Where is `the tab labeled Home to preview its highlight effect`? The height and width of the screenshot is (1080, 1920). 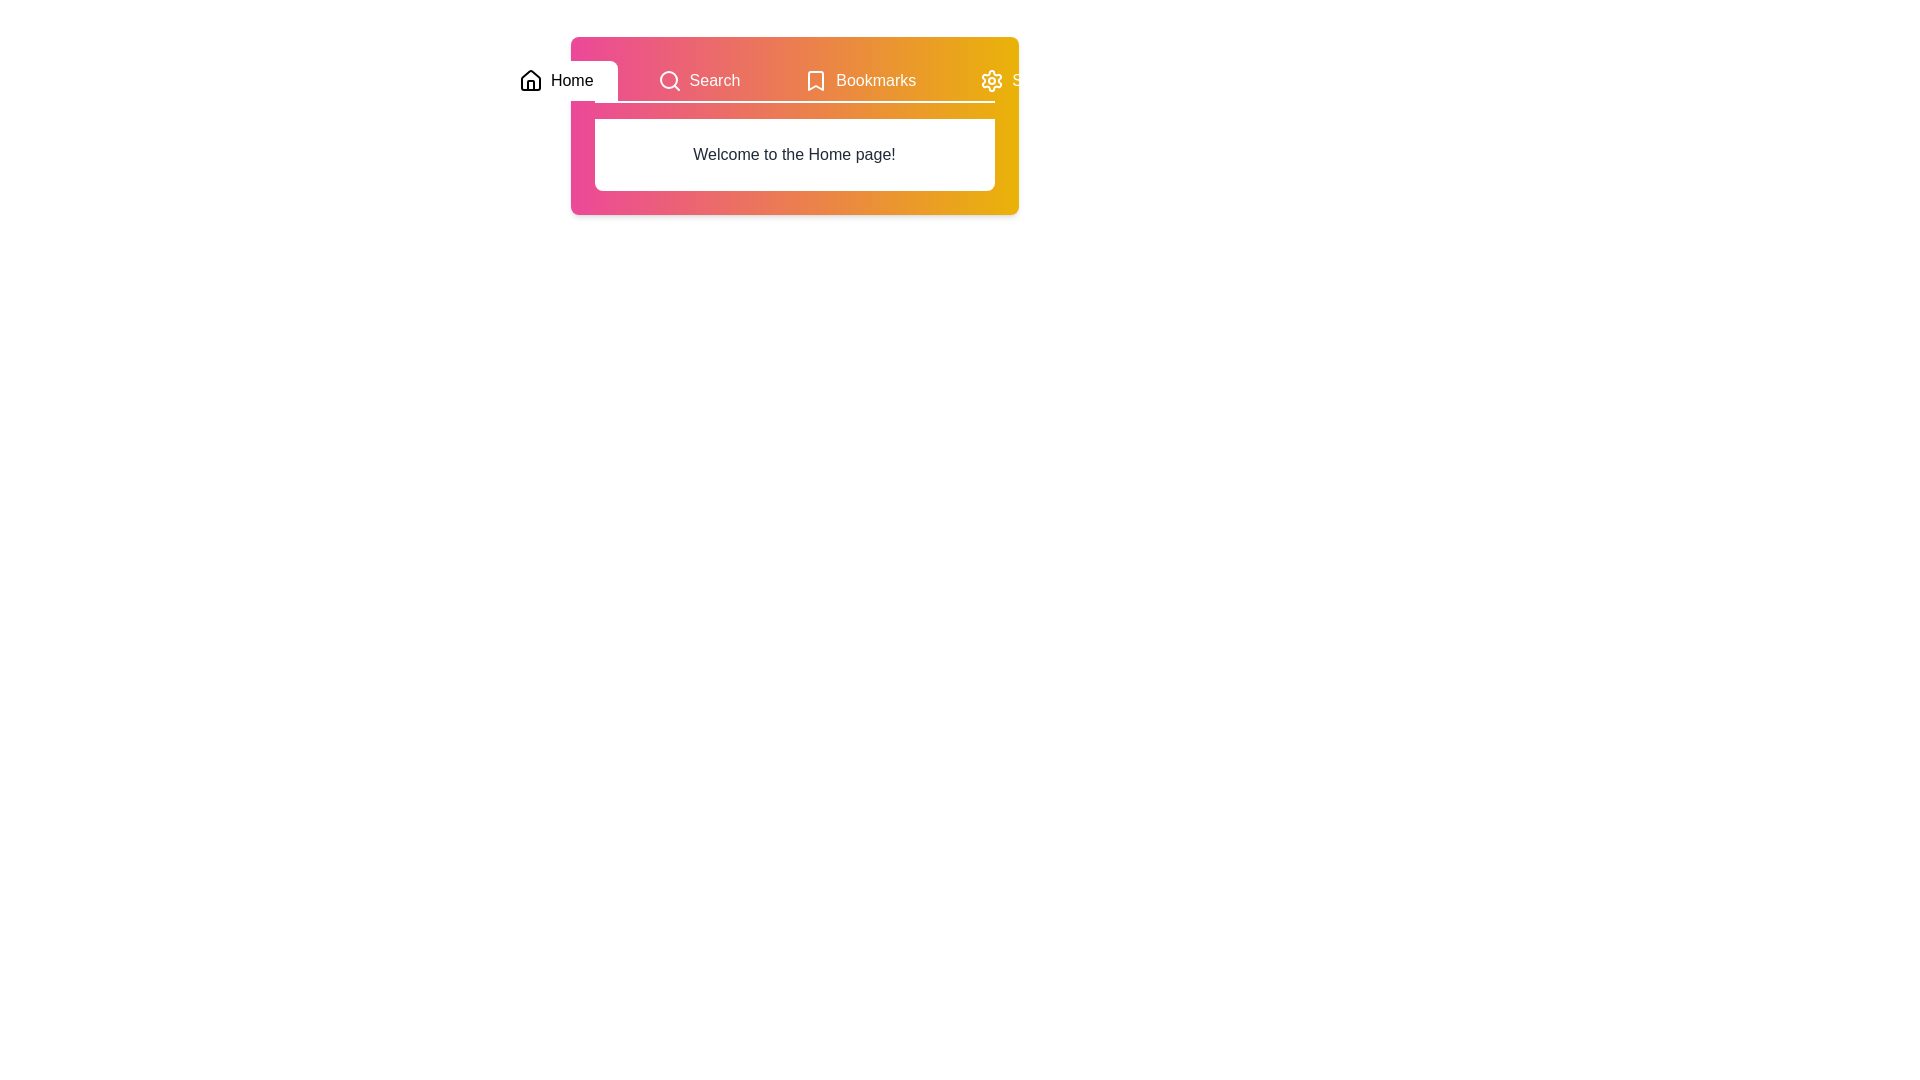 the tab labeled Home to preview its highlight effect is located at coordinates (556, 80).